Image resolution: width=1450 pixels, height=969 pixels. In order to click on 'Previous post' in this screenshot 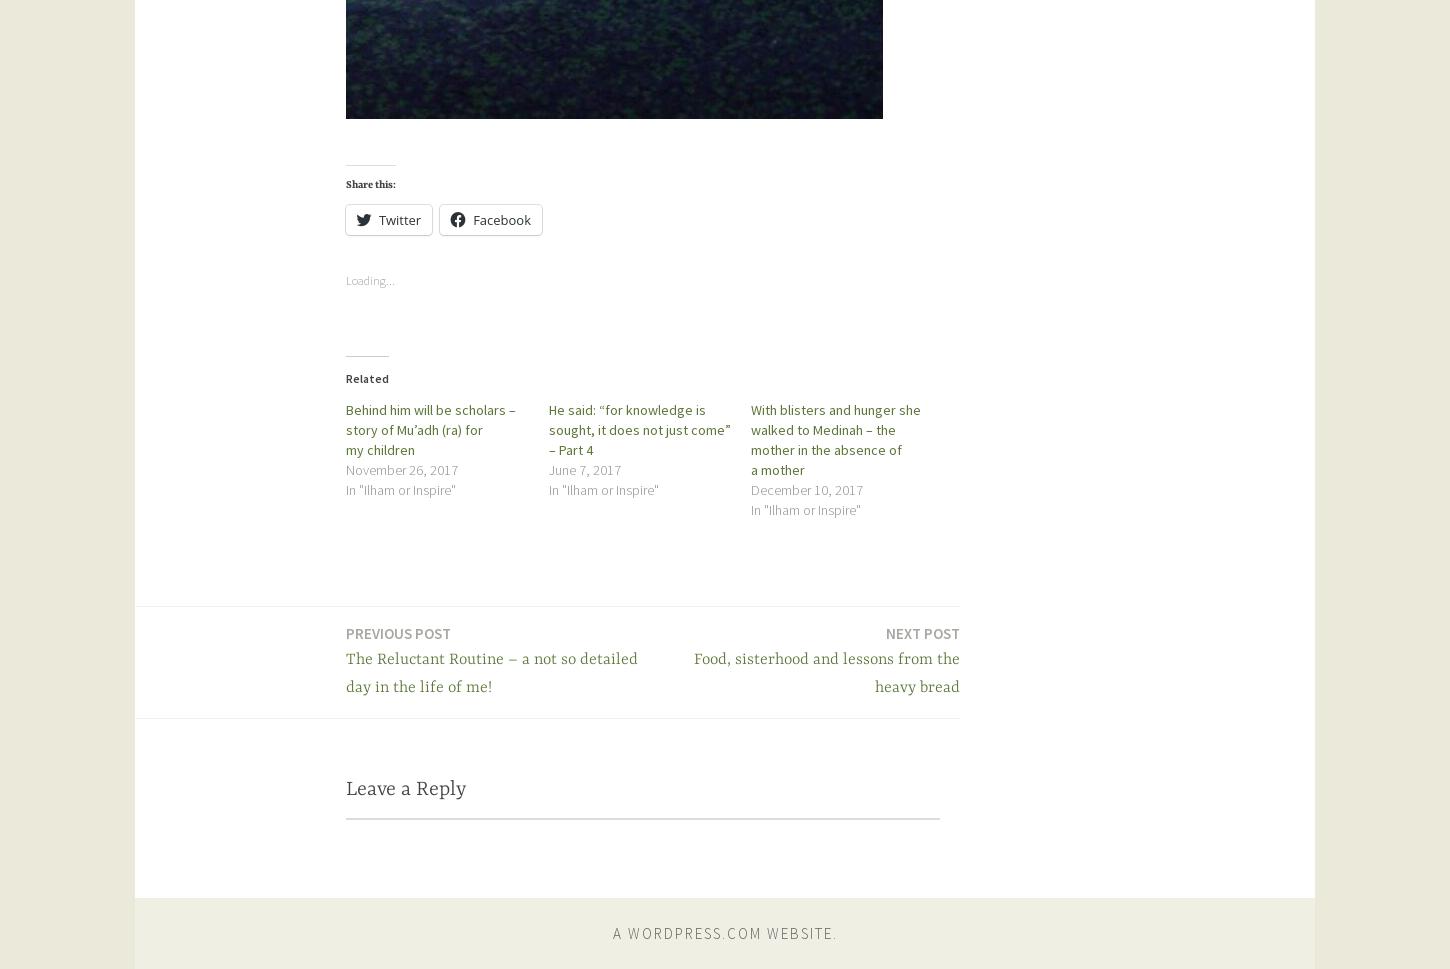, I will do `click(397, 632)`.